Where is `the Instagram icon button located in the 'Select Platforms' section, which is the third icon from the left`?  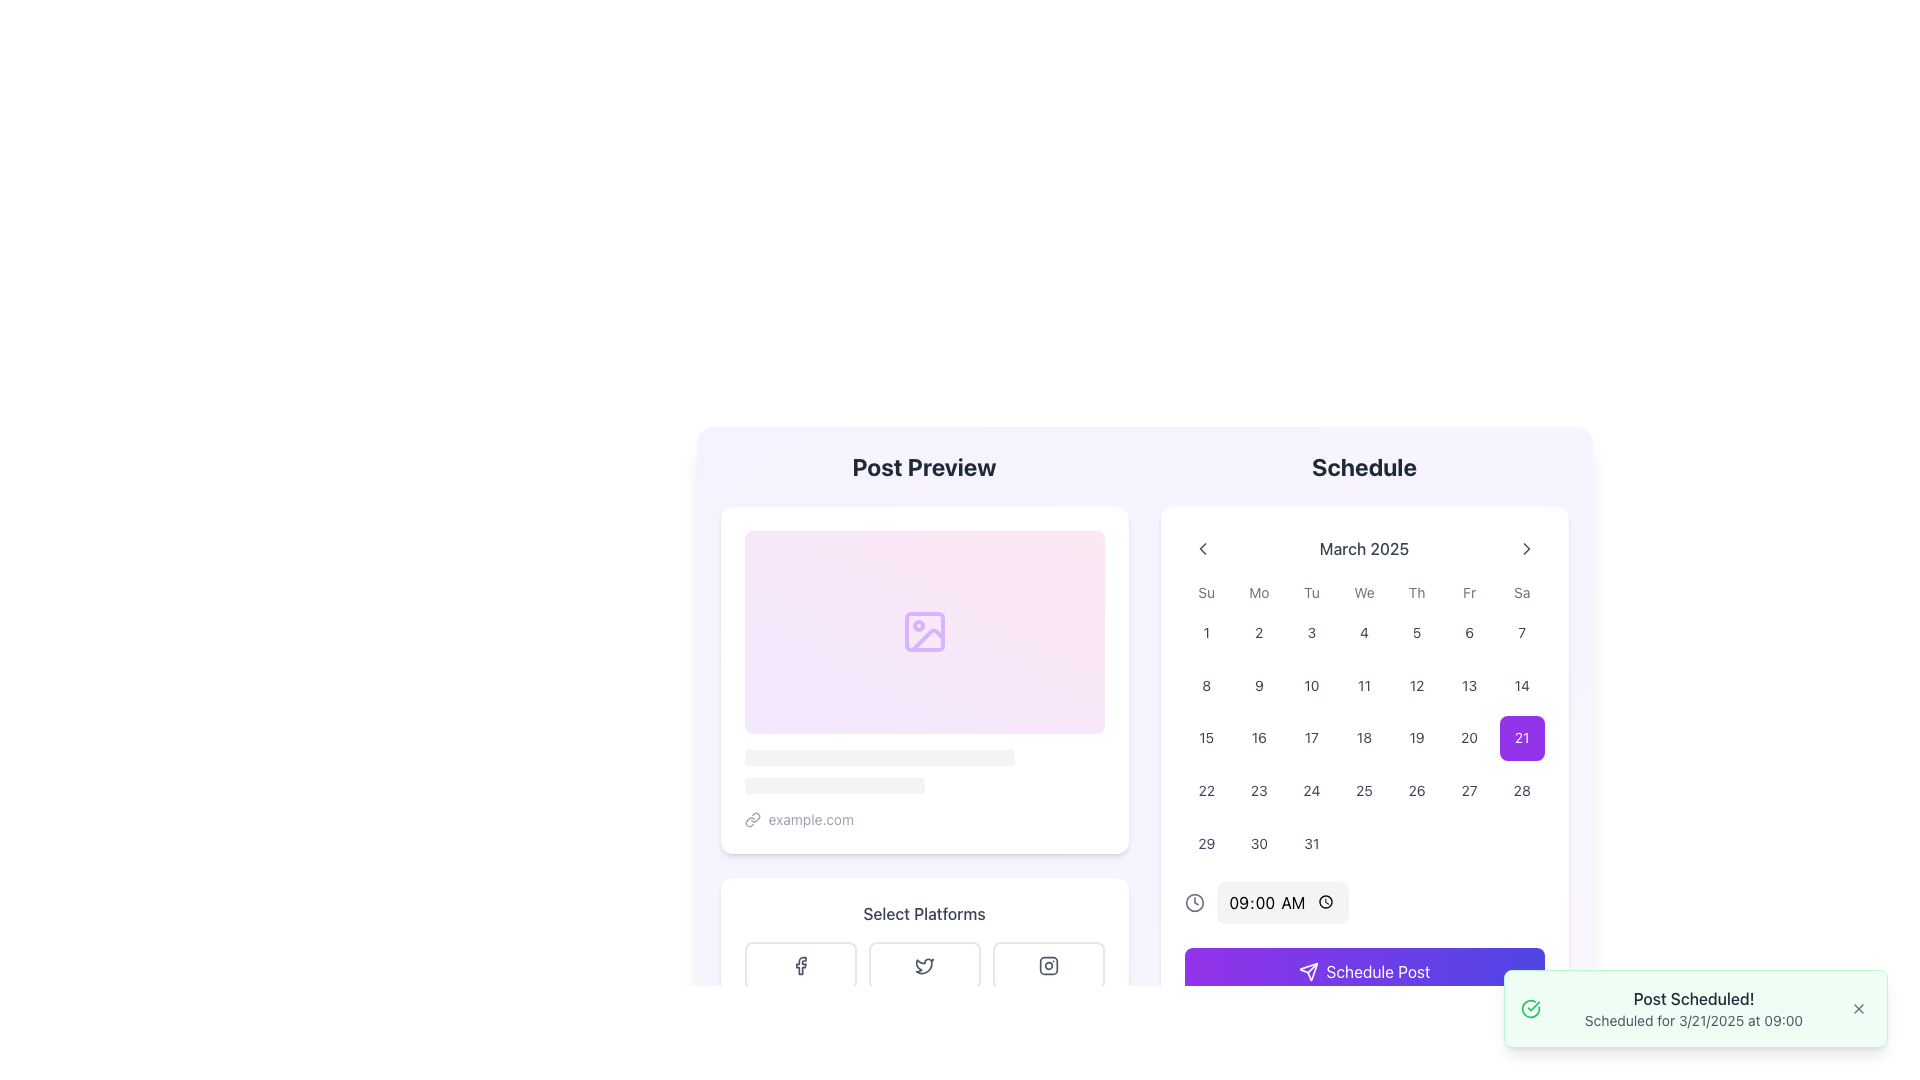
the Instagram icon button located in the 'Select Platforms' section, which is the third icon from the left is located at coordinates (1047, 964).